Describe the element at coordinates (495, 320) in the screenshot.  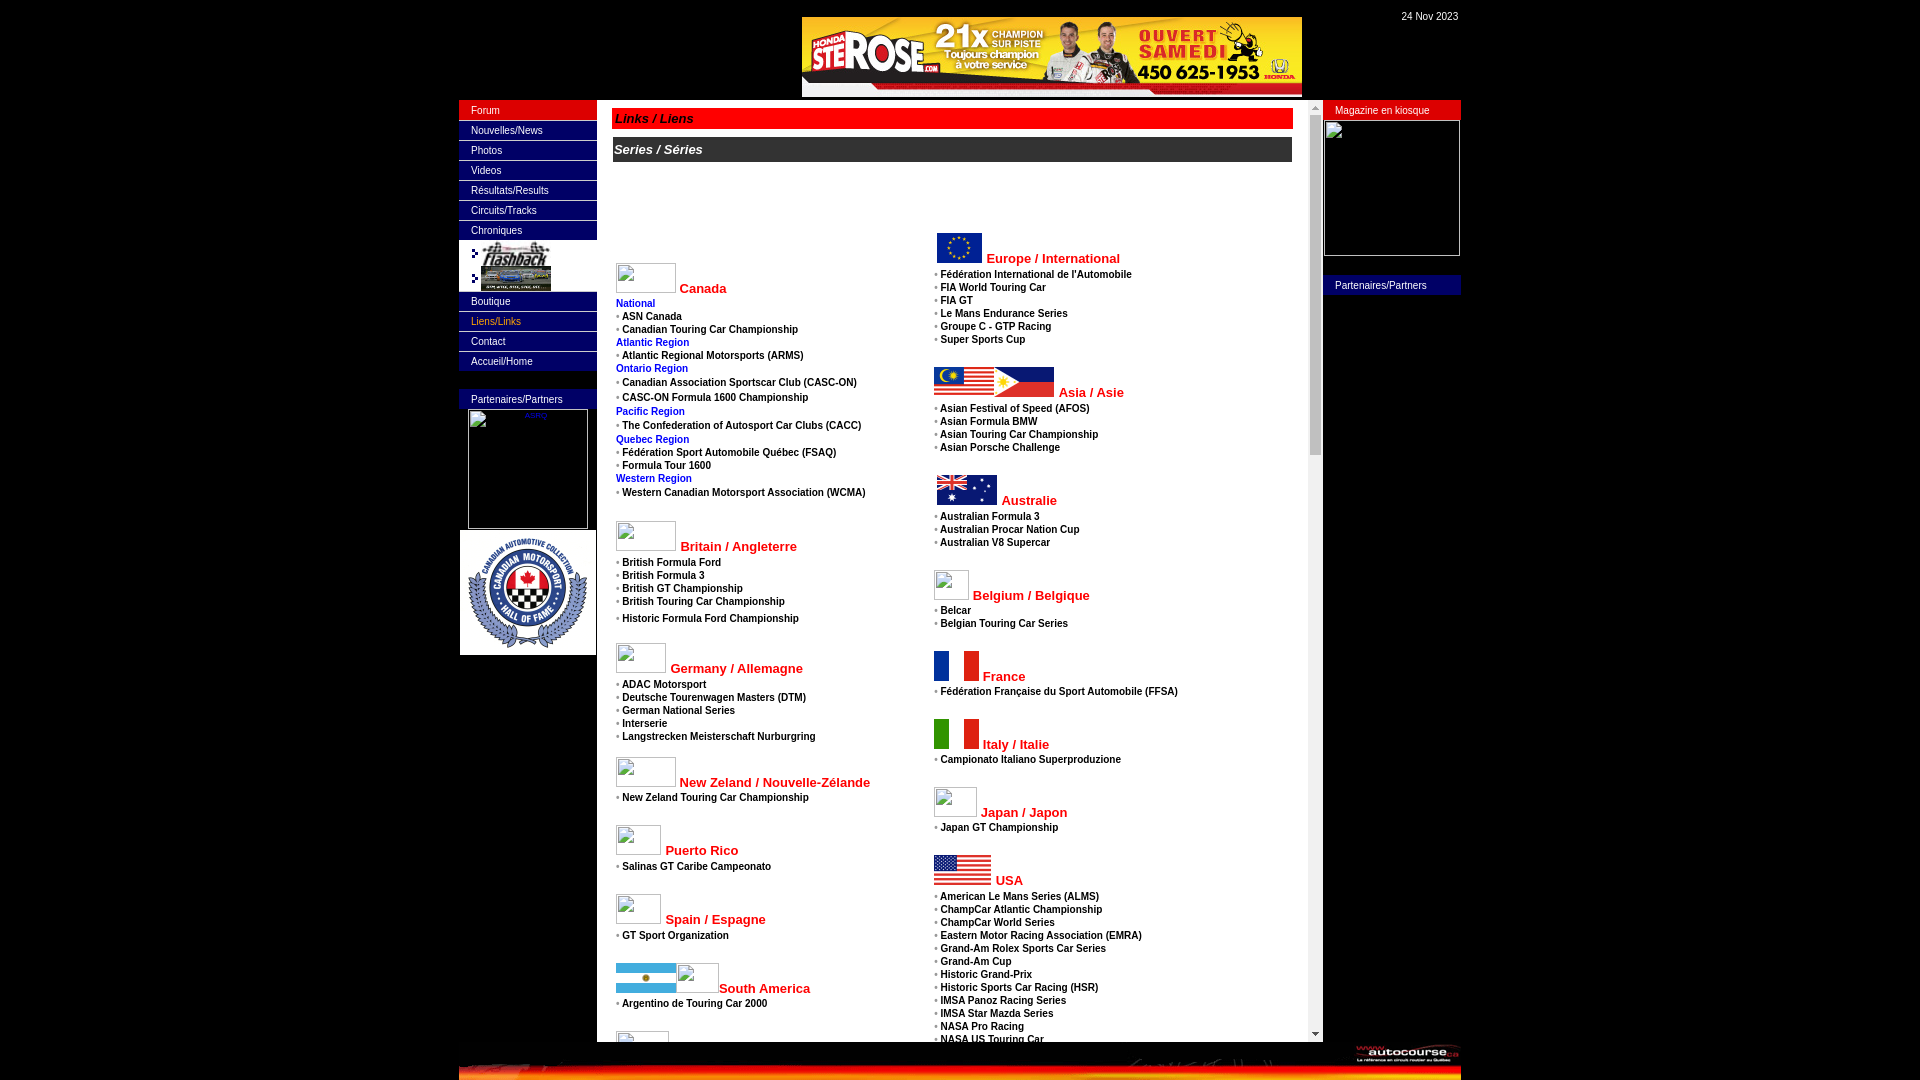
I see `'Liens/Links'` at that location.